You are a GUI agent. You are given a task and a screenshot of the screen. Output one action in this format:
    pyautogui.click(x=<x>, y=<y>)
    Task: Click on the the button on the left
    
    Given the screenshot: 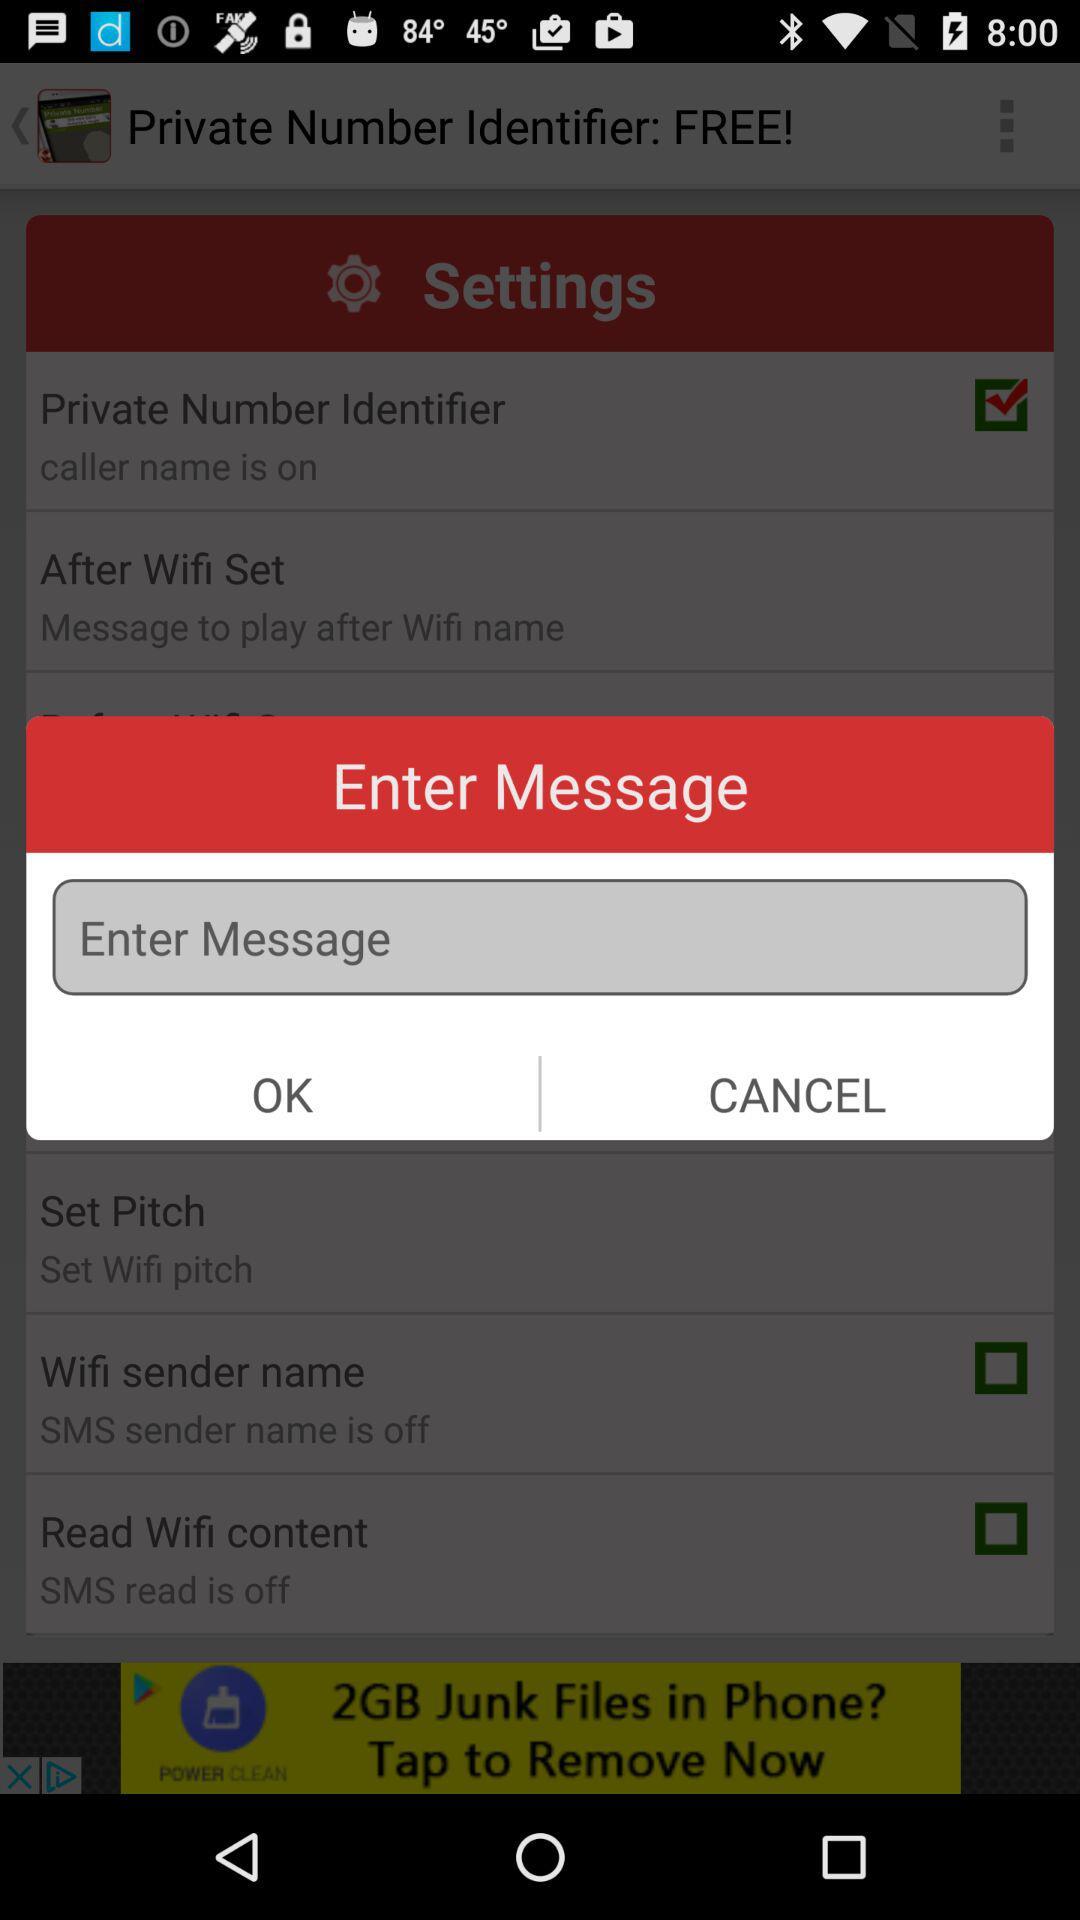 What is the action you would take?
    pyautogui.click(x=282, y=1092)
    